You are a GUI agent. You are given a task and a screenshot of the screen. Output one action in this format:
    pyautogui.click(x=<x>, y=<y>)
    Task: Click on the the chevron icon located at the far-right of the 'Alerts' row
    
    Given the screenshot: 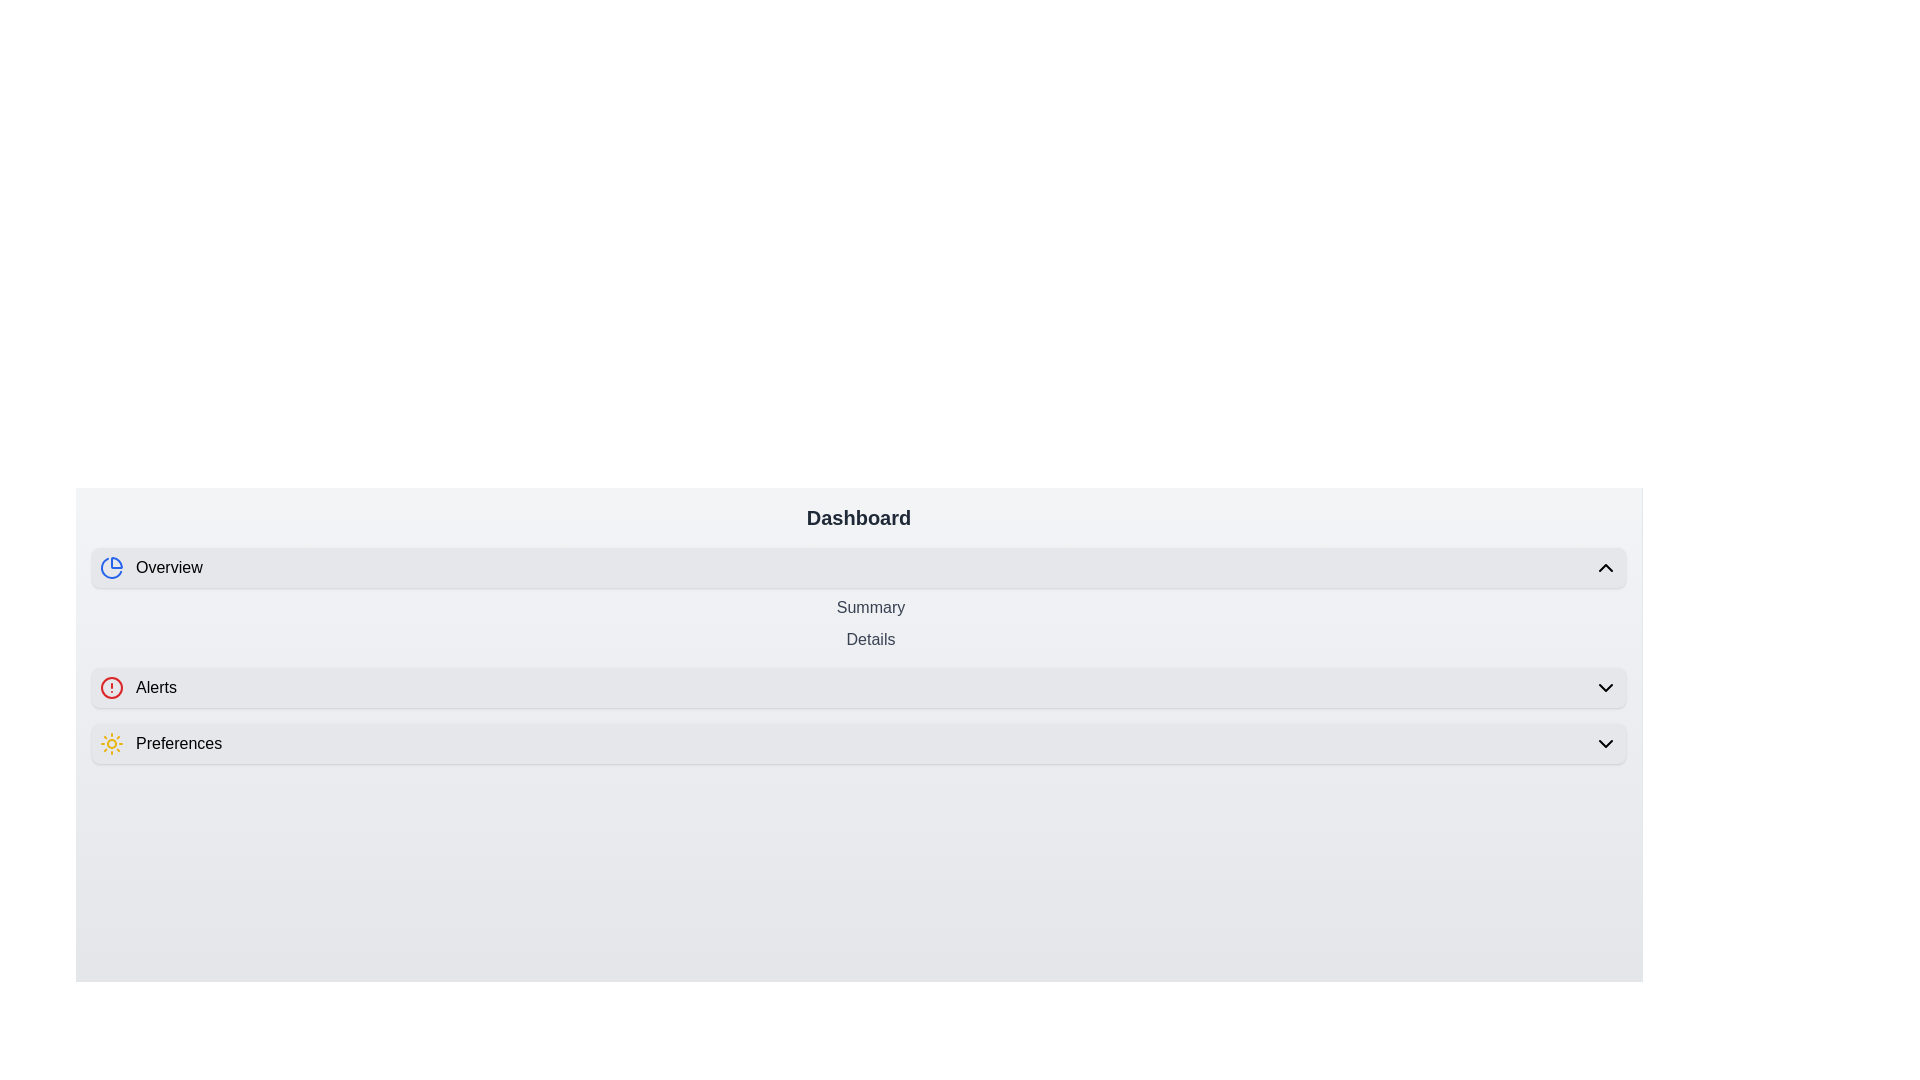 What is the action you would take?
    pyautogui.click(x=1606, y=686)
    